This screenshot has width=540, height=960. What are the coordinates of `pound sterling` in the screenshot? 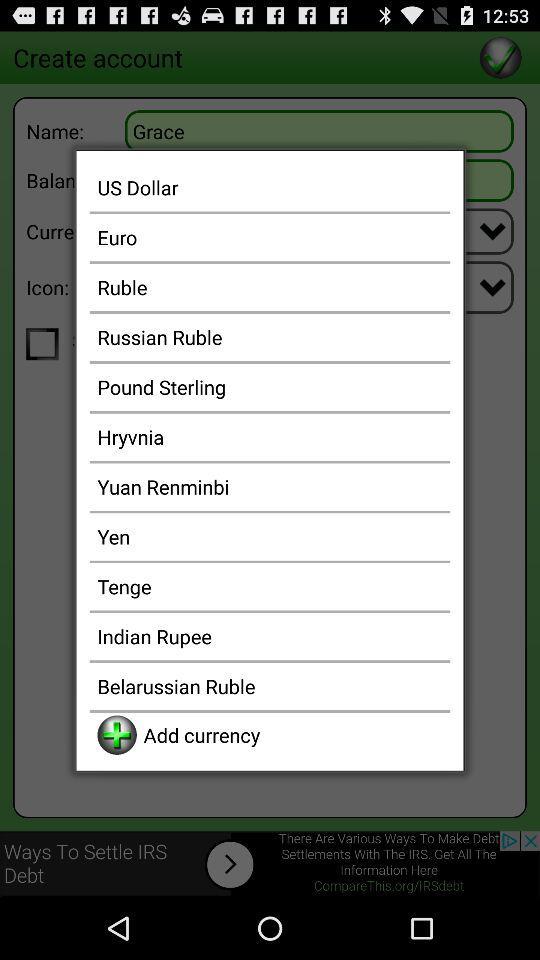 It's located at (270, 386).